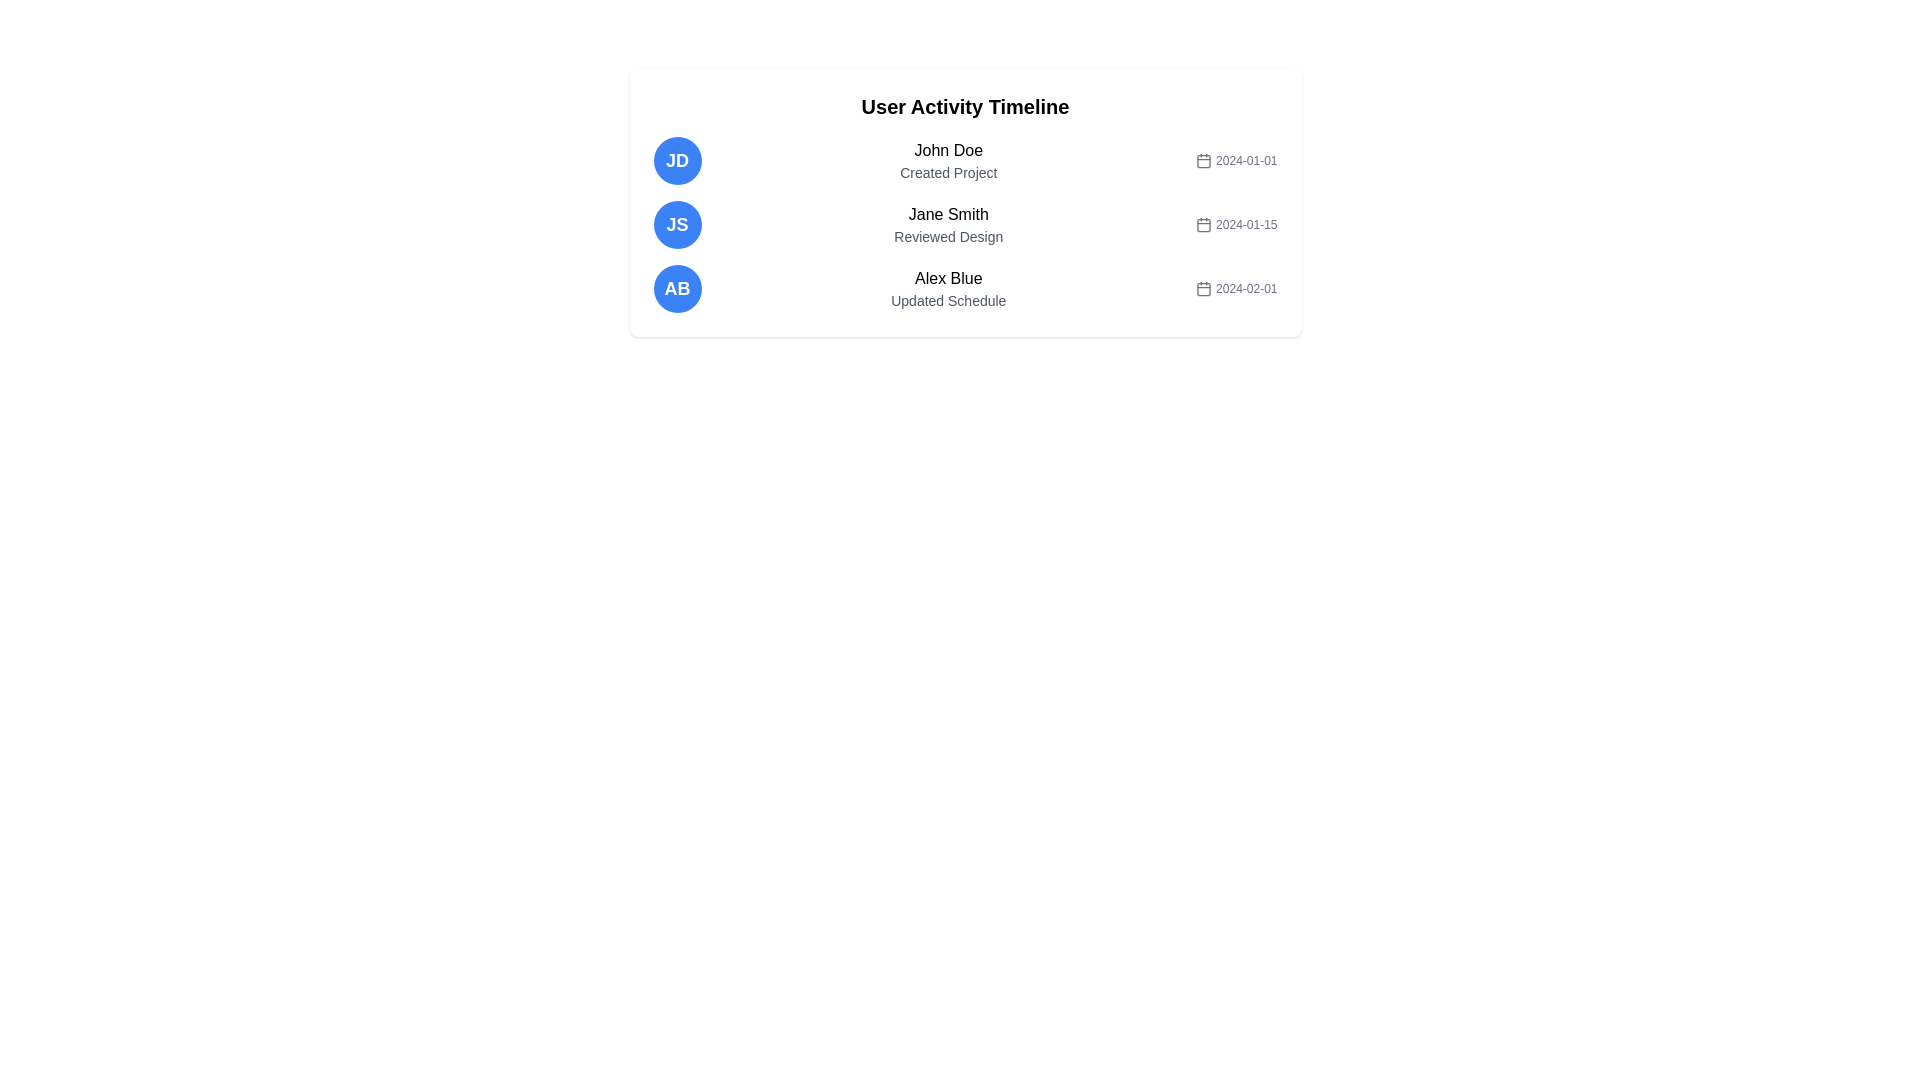 The image size is (1920, 1080). Describe the element at coordinates (947, 289) in the screenshot. I see `text content of the Text label displaying 'Alex Blue' with the subtitle 'Updated Schedule', positioned to the right of the circular blue avatar in the vertical timeline` at that location.